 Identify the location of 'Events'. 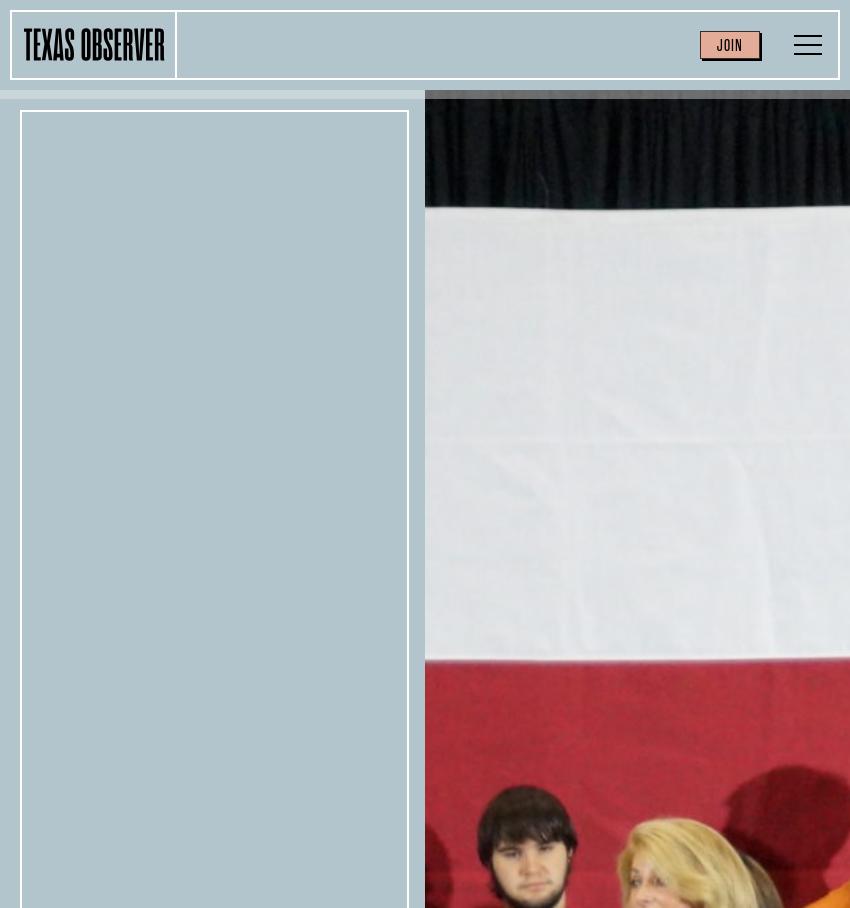
(519, 41).